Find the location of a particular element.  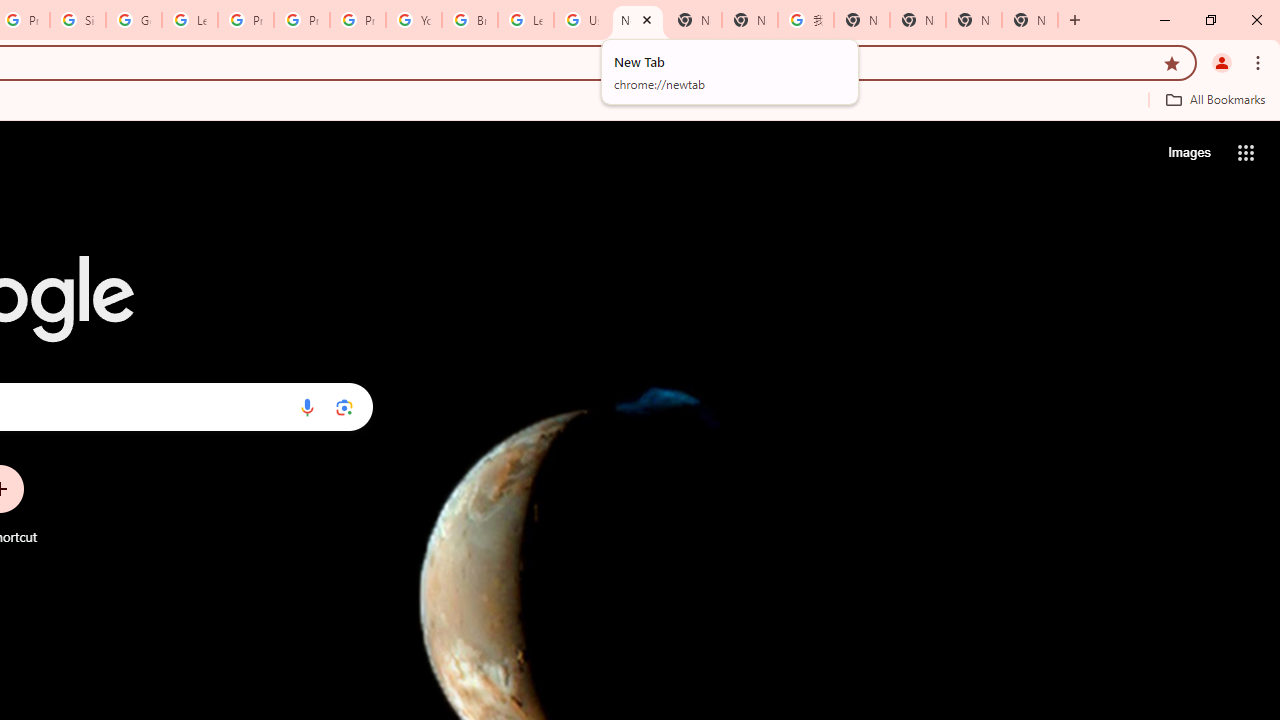

'Privacy Help Center - Policies Help' is located at coordinates (301, 20).